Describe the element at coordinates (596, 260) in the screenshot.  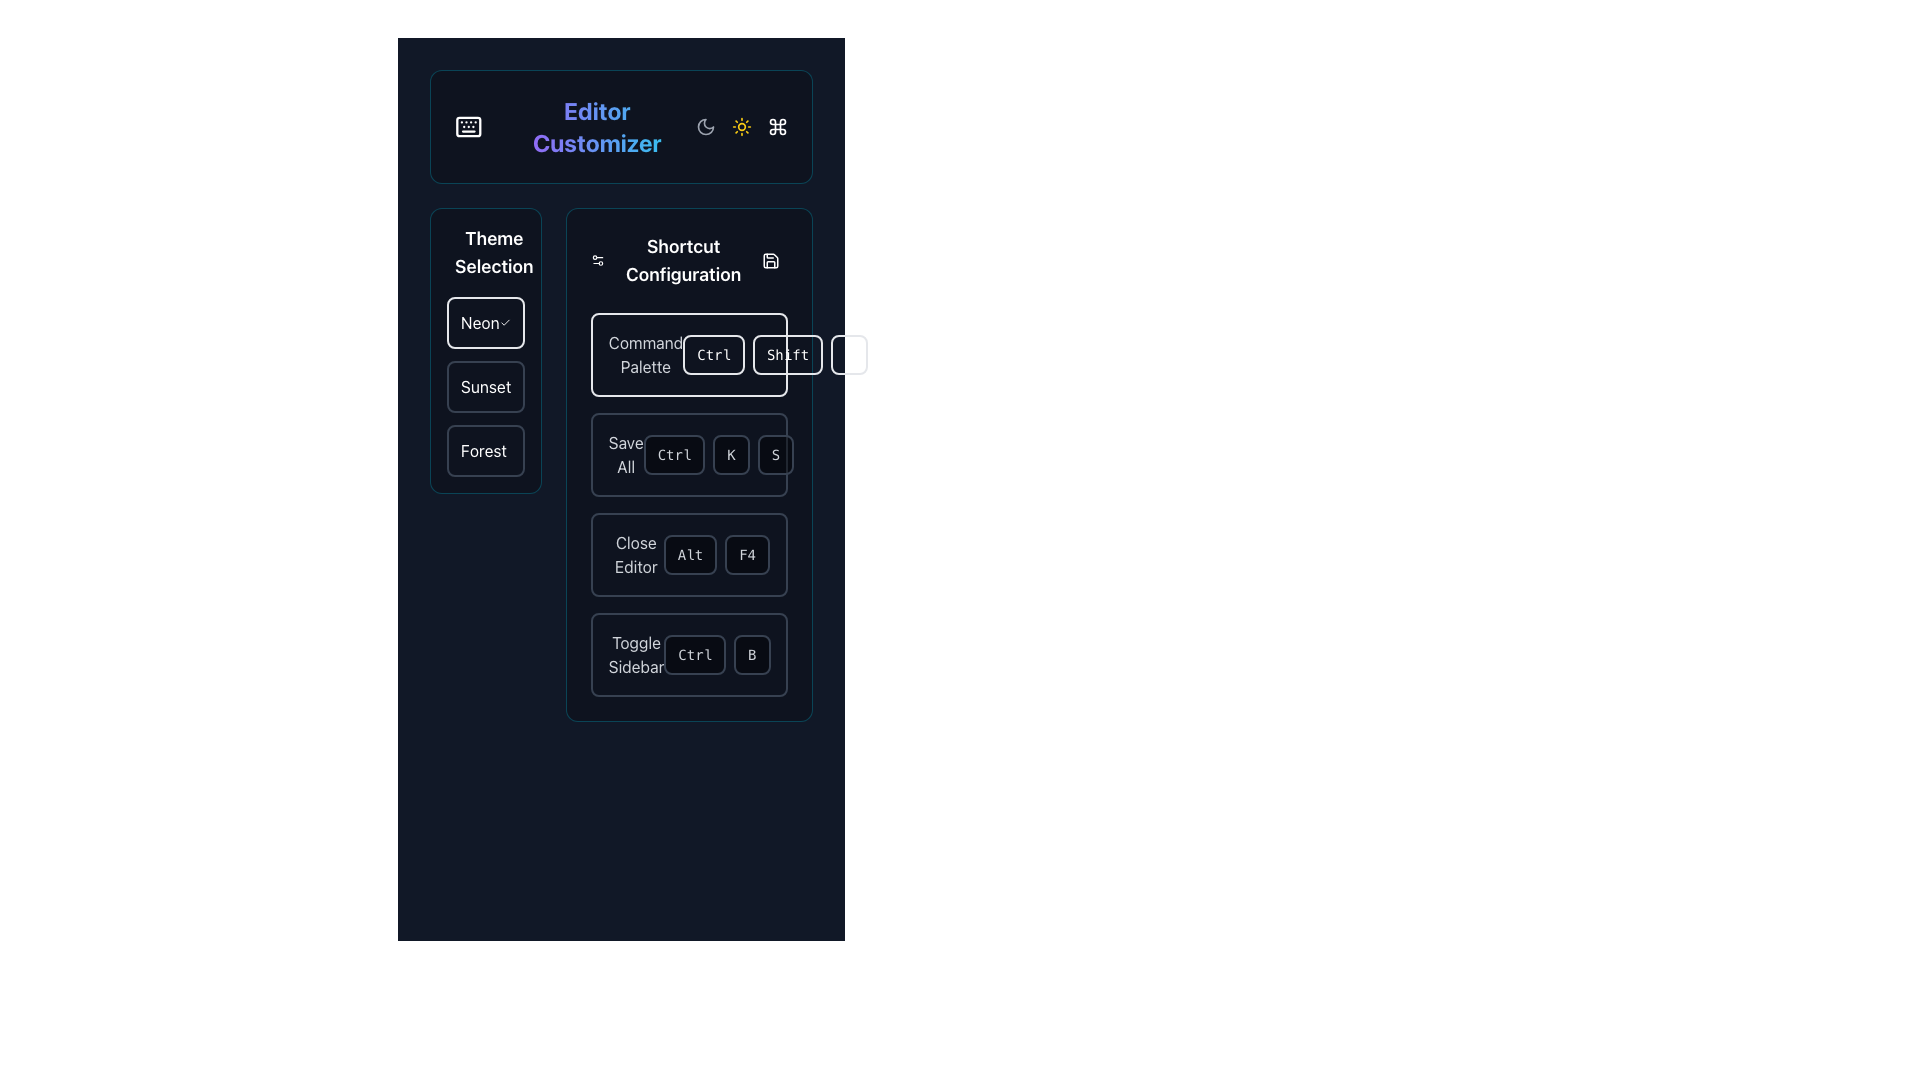
I see `the settings icon located at the top-left corner of the 'Shortcut Configuration' section` at that location.